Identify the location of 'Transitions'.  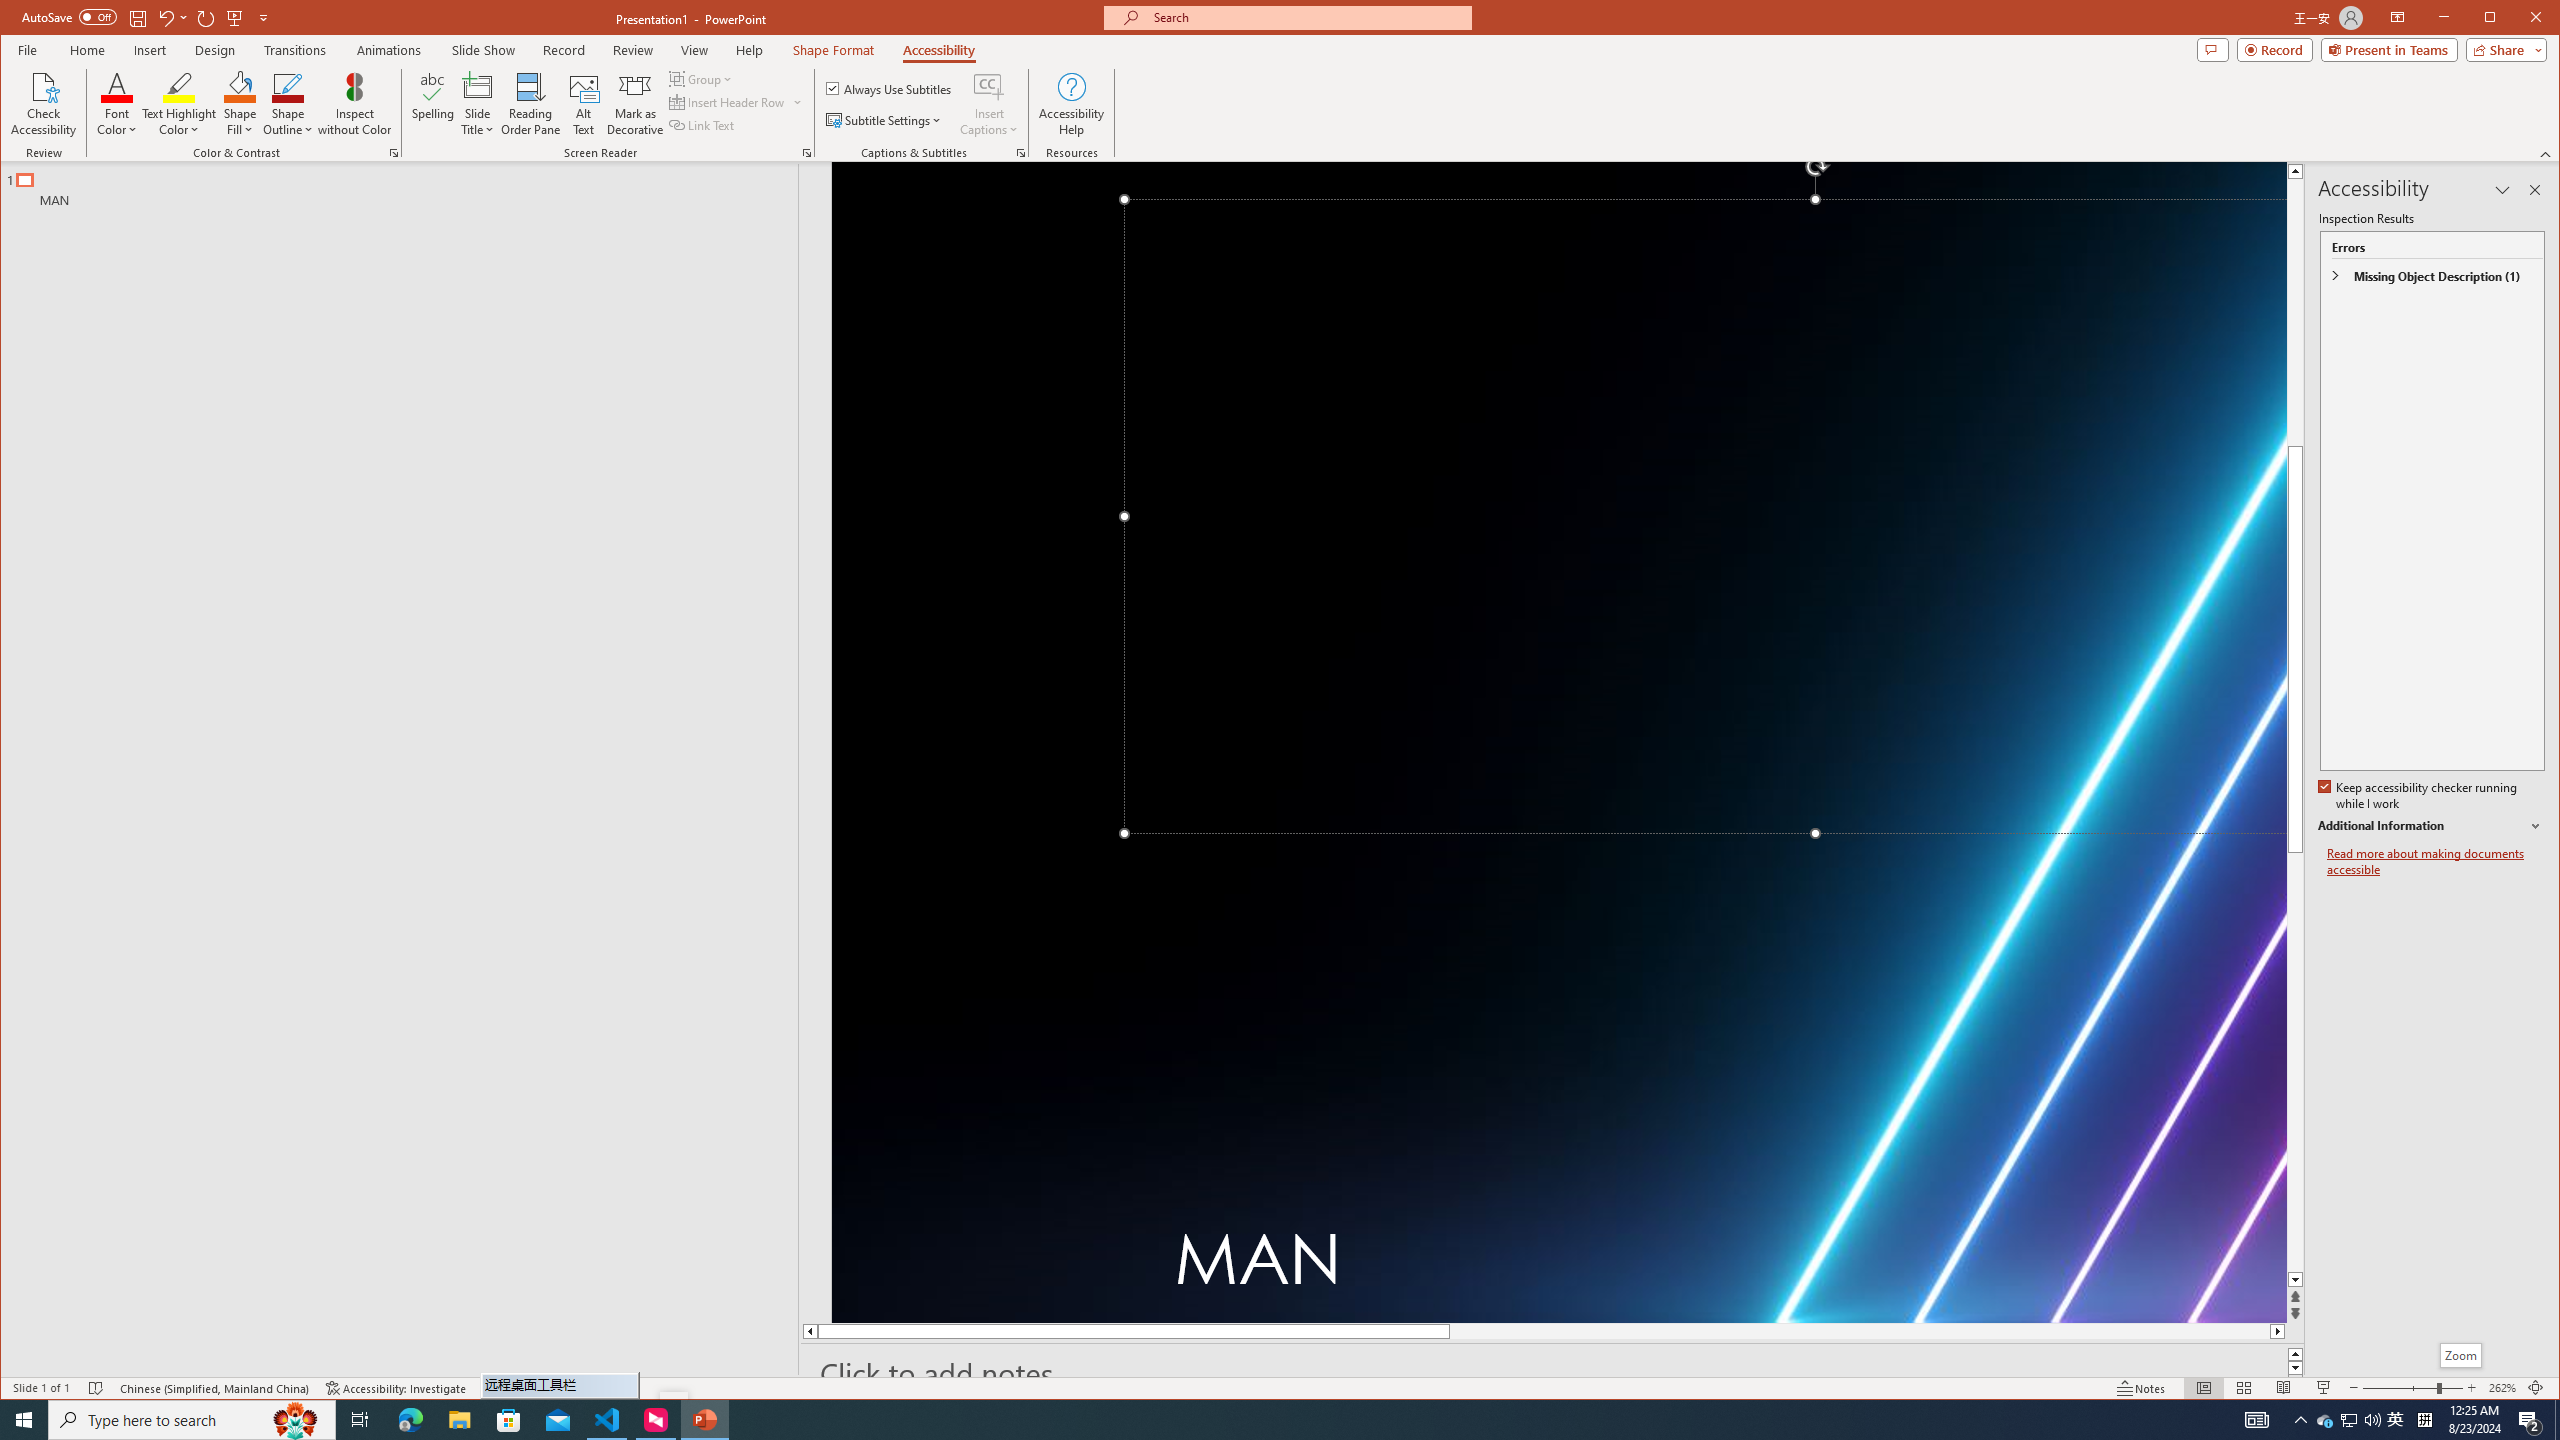
(294, 49).